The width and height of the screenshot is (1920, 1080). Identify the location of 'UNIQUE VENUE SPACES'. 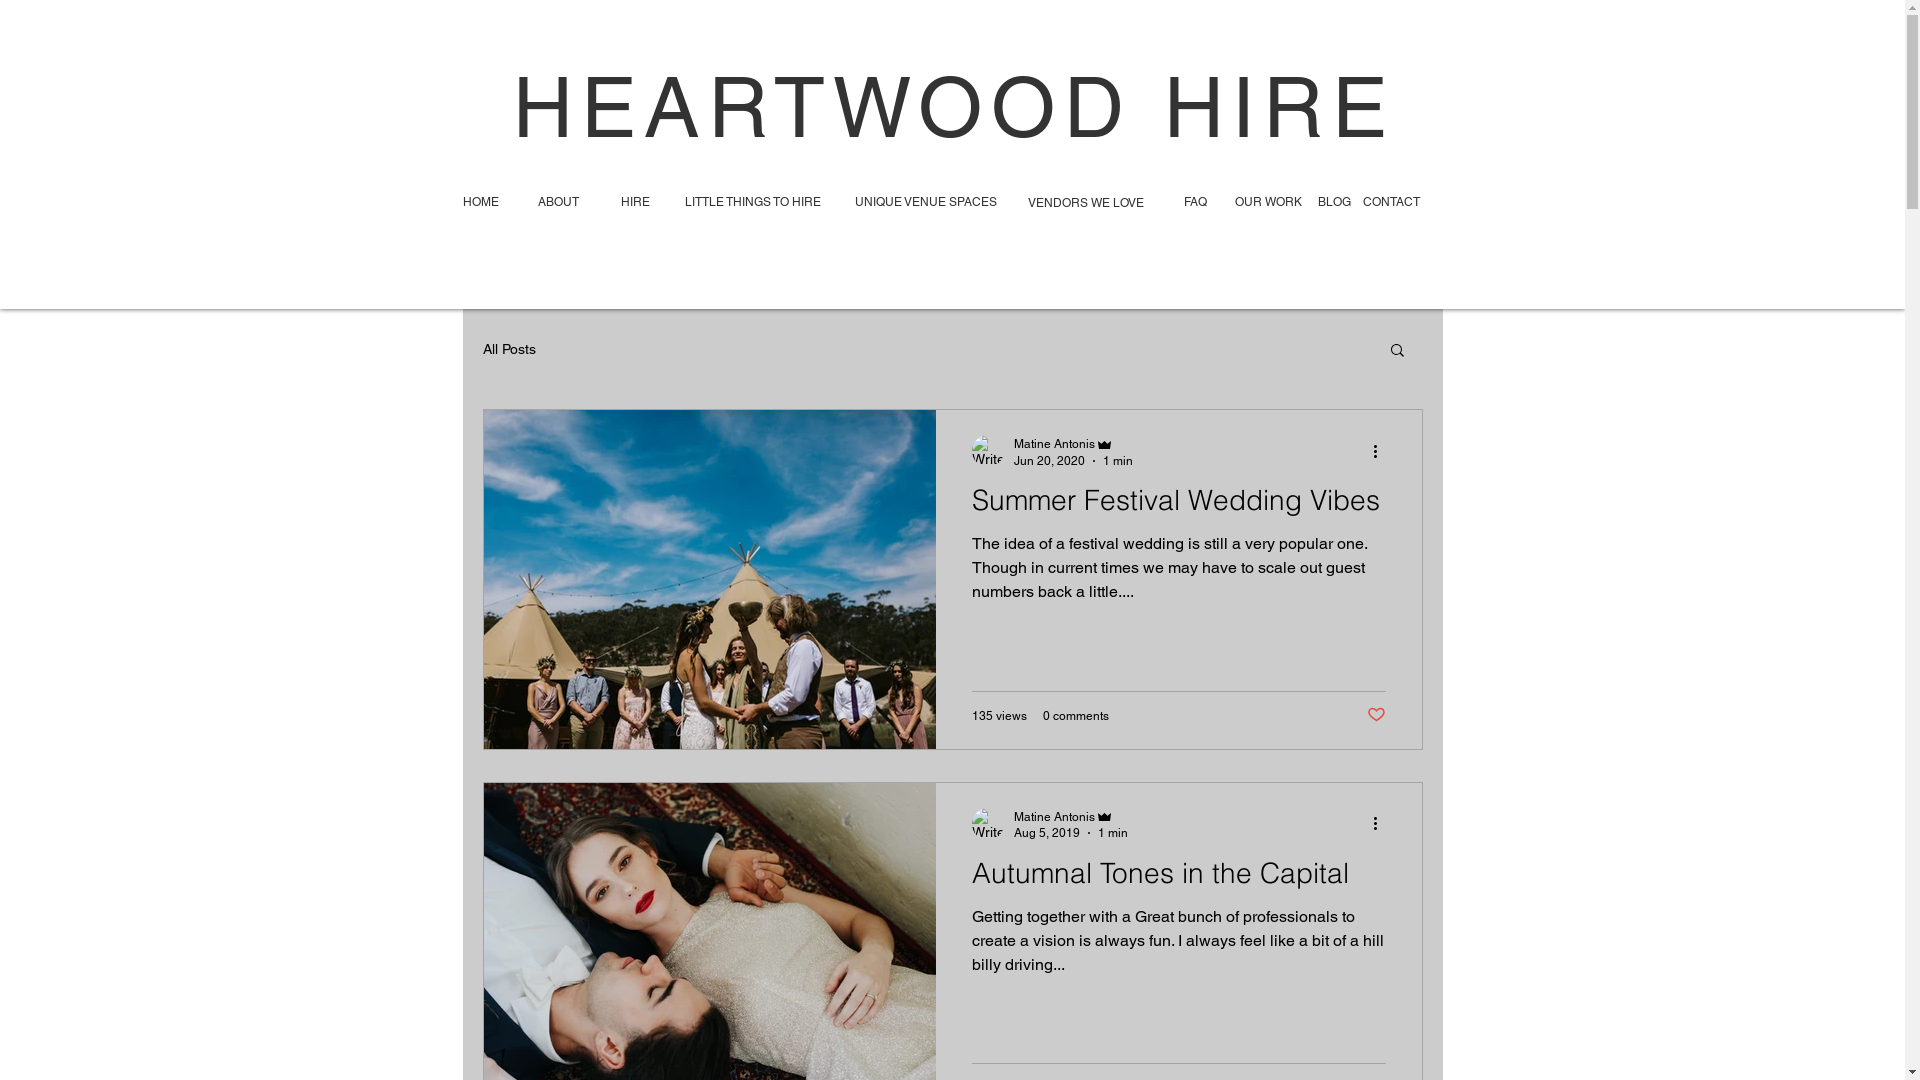
(854, 202).